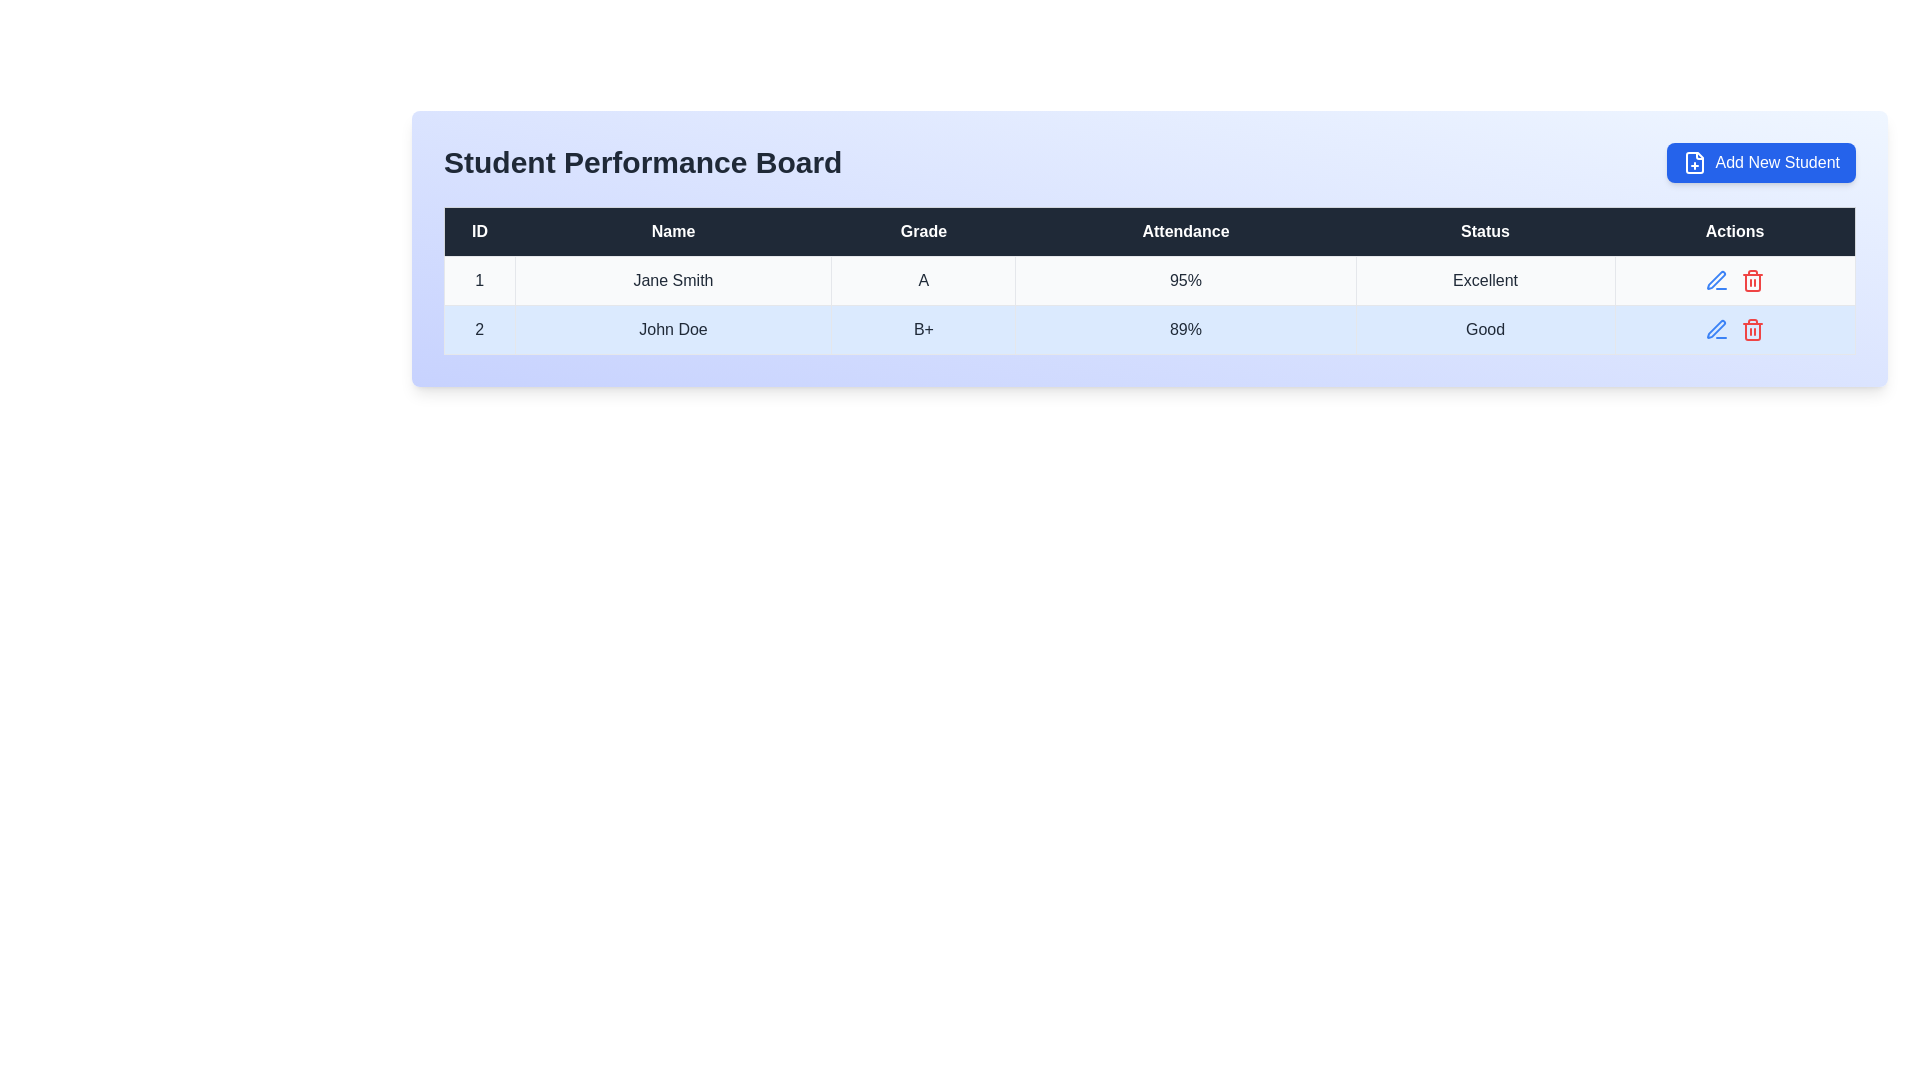  I want to click on the graphical icon resembling a file with a blue background, located to the left of the 'Add New Student' button in the top-right corner of the layout, so click(1694, 161).